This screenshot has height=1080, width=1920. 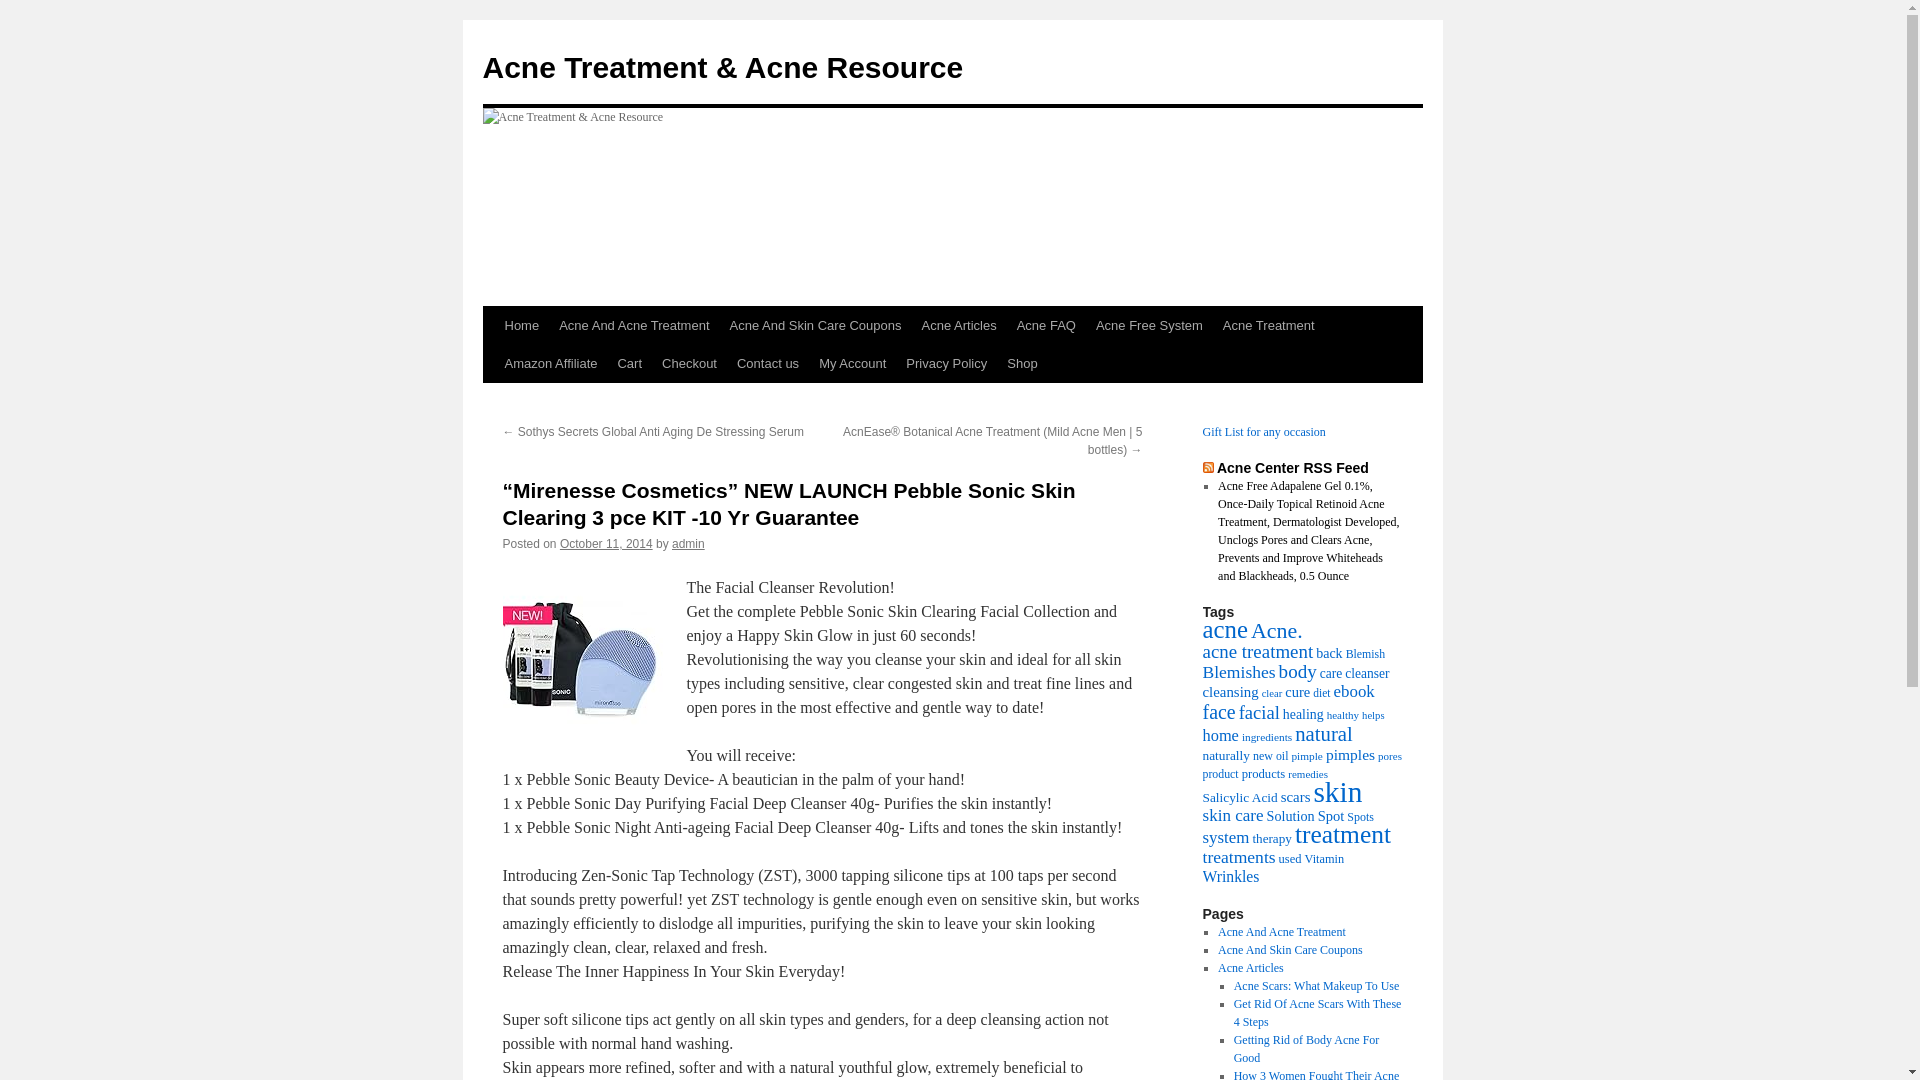 What do you see at coordinates (1232, 985) in the screenshot?
I see `'Acne Scars: What Makeup To Use'` at bounding box center [1232, 985].